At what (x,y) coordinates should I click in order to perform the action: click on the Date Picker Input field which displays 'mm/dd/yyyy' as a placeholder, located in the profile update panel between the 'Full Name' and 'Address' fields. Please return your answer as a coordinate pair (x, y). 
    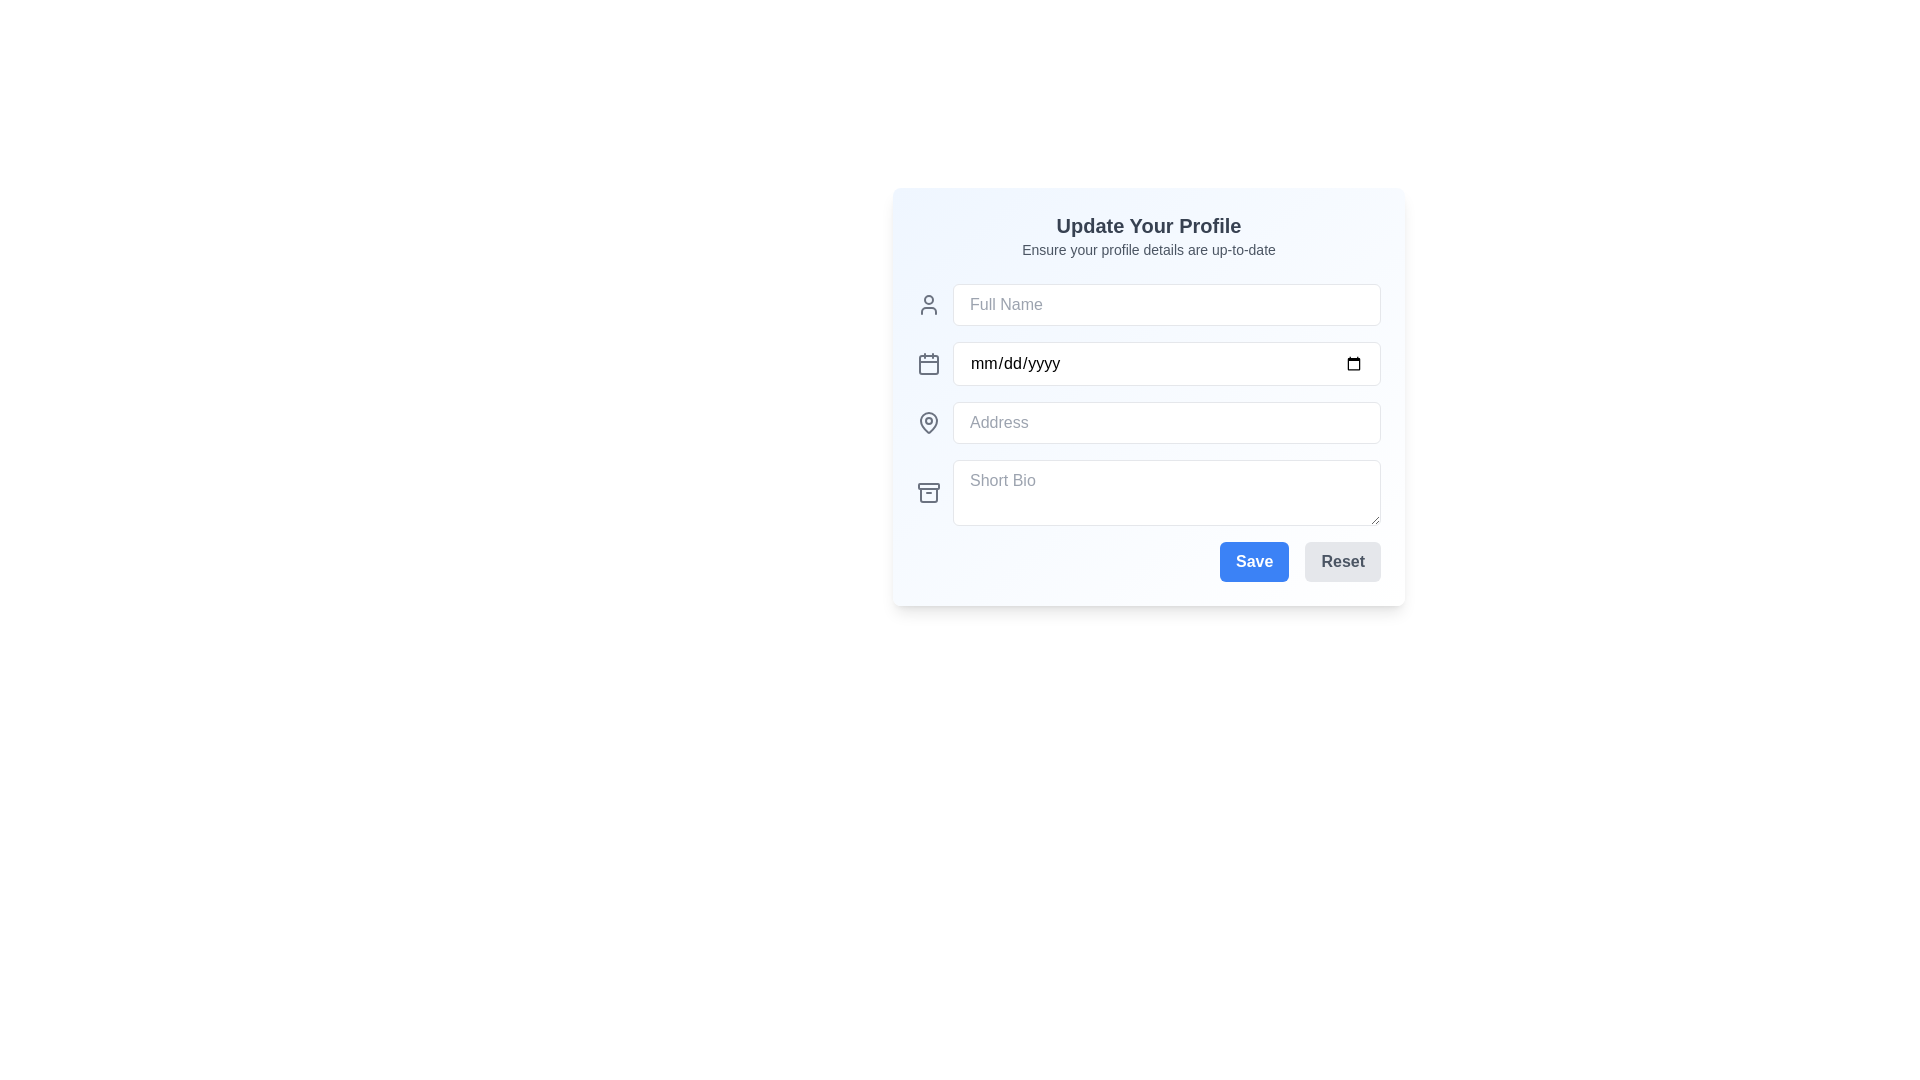
    Looking at the image, I should click on (1148, 363).